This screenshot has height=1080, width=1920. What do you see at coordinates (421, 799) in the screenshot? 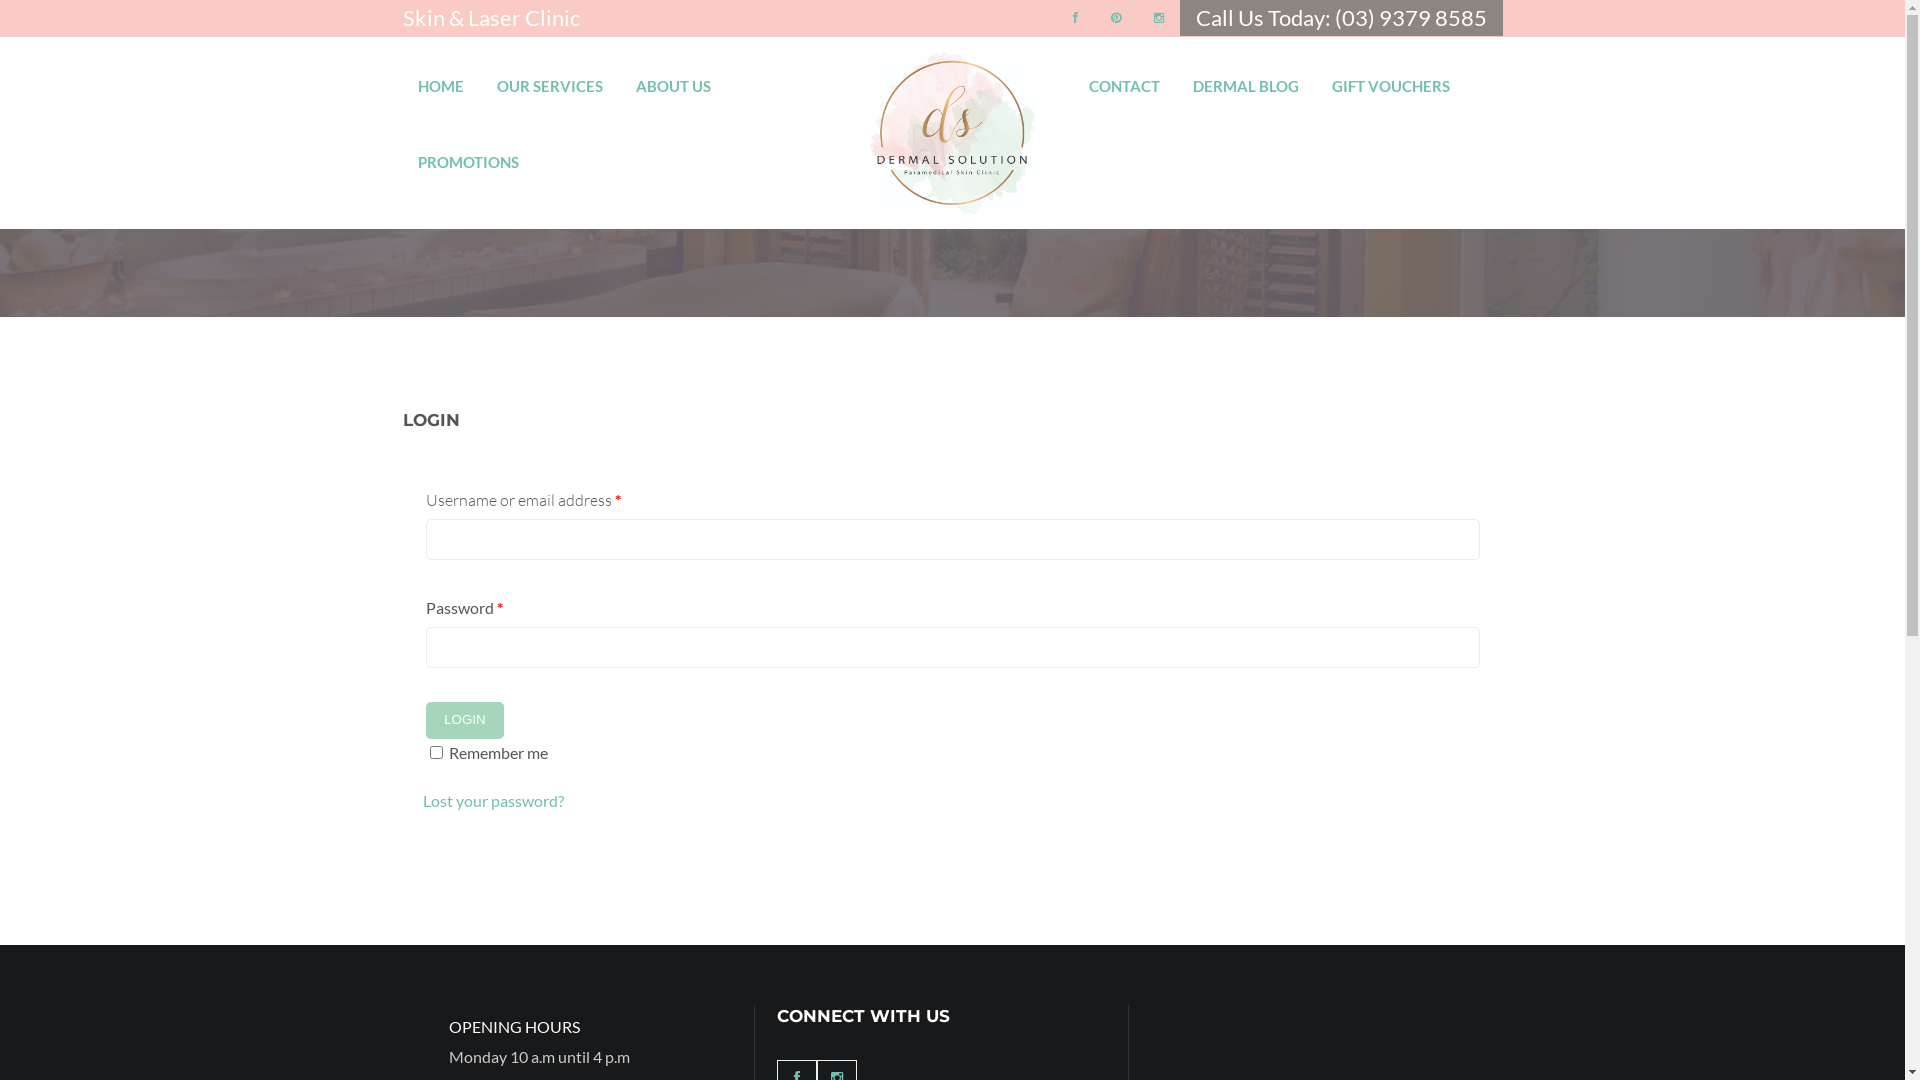
I see `'Lost your password?'` at bounding box center [421, 799].